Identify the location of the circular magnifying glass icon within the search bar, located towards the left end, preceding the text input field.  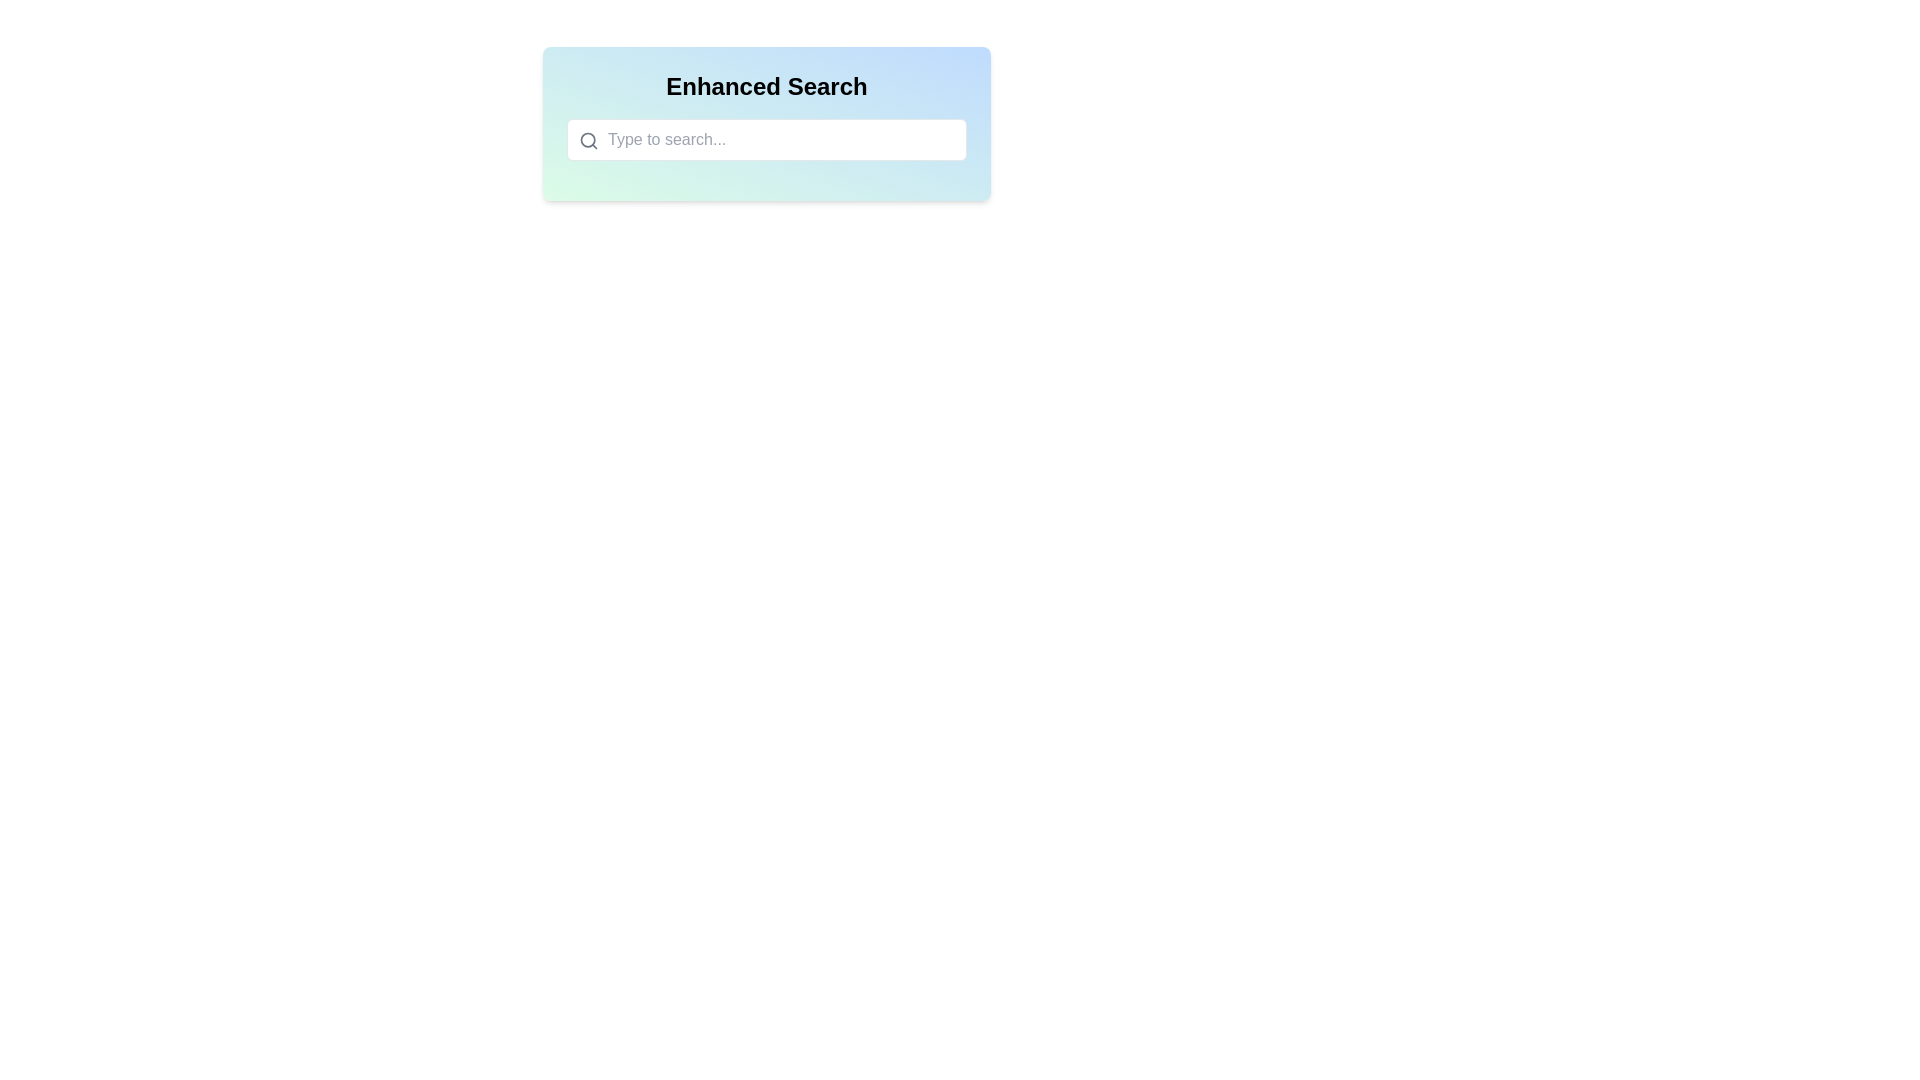
(587, 139).